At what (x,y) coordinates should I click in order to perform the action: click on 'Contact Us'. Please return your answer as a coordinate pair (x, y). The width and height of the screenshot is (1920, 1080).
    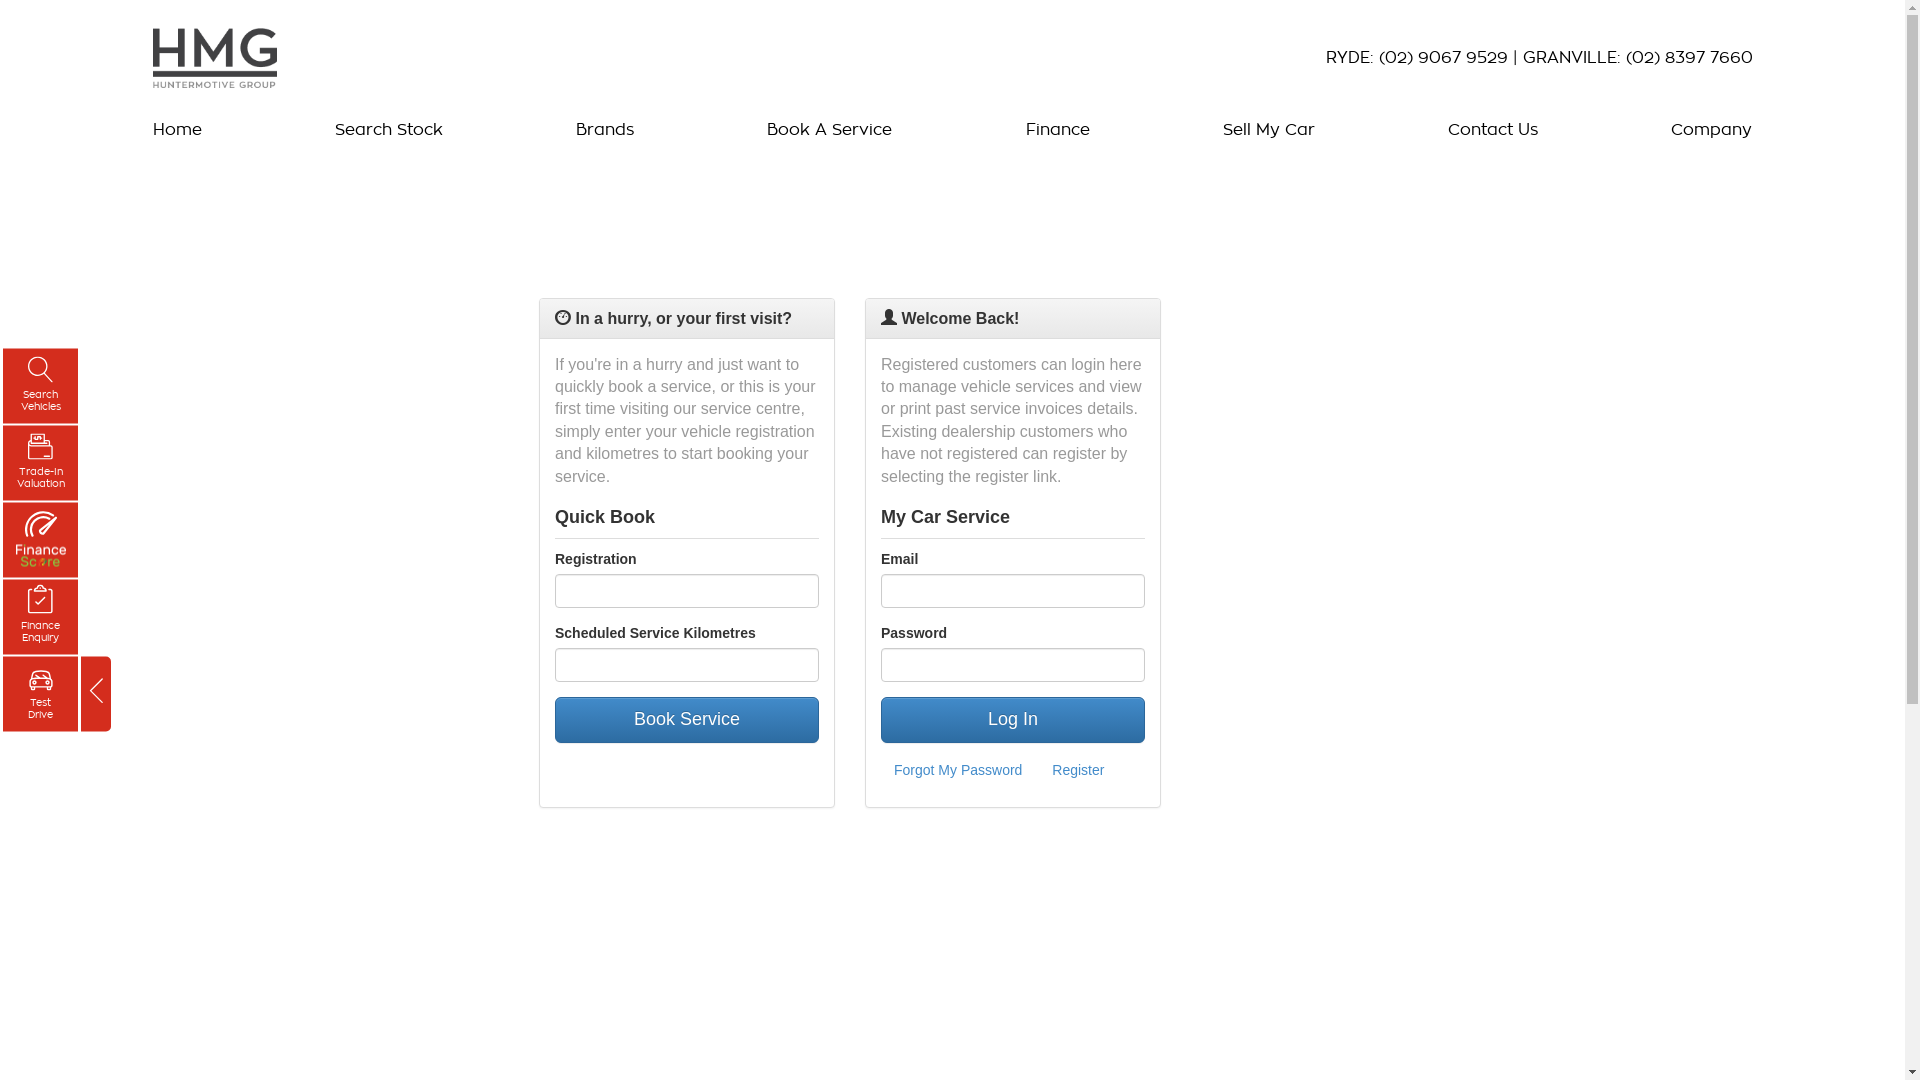
    Looking at the image, I should click on (1437, 130).